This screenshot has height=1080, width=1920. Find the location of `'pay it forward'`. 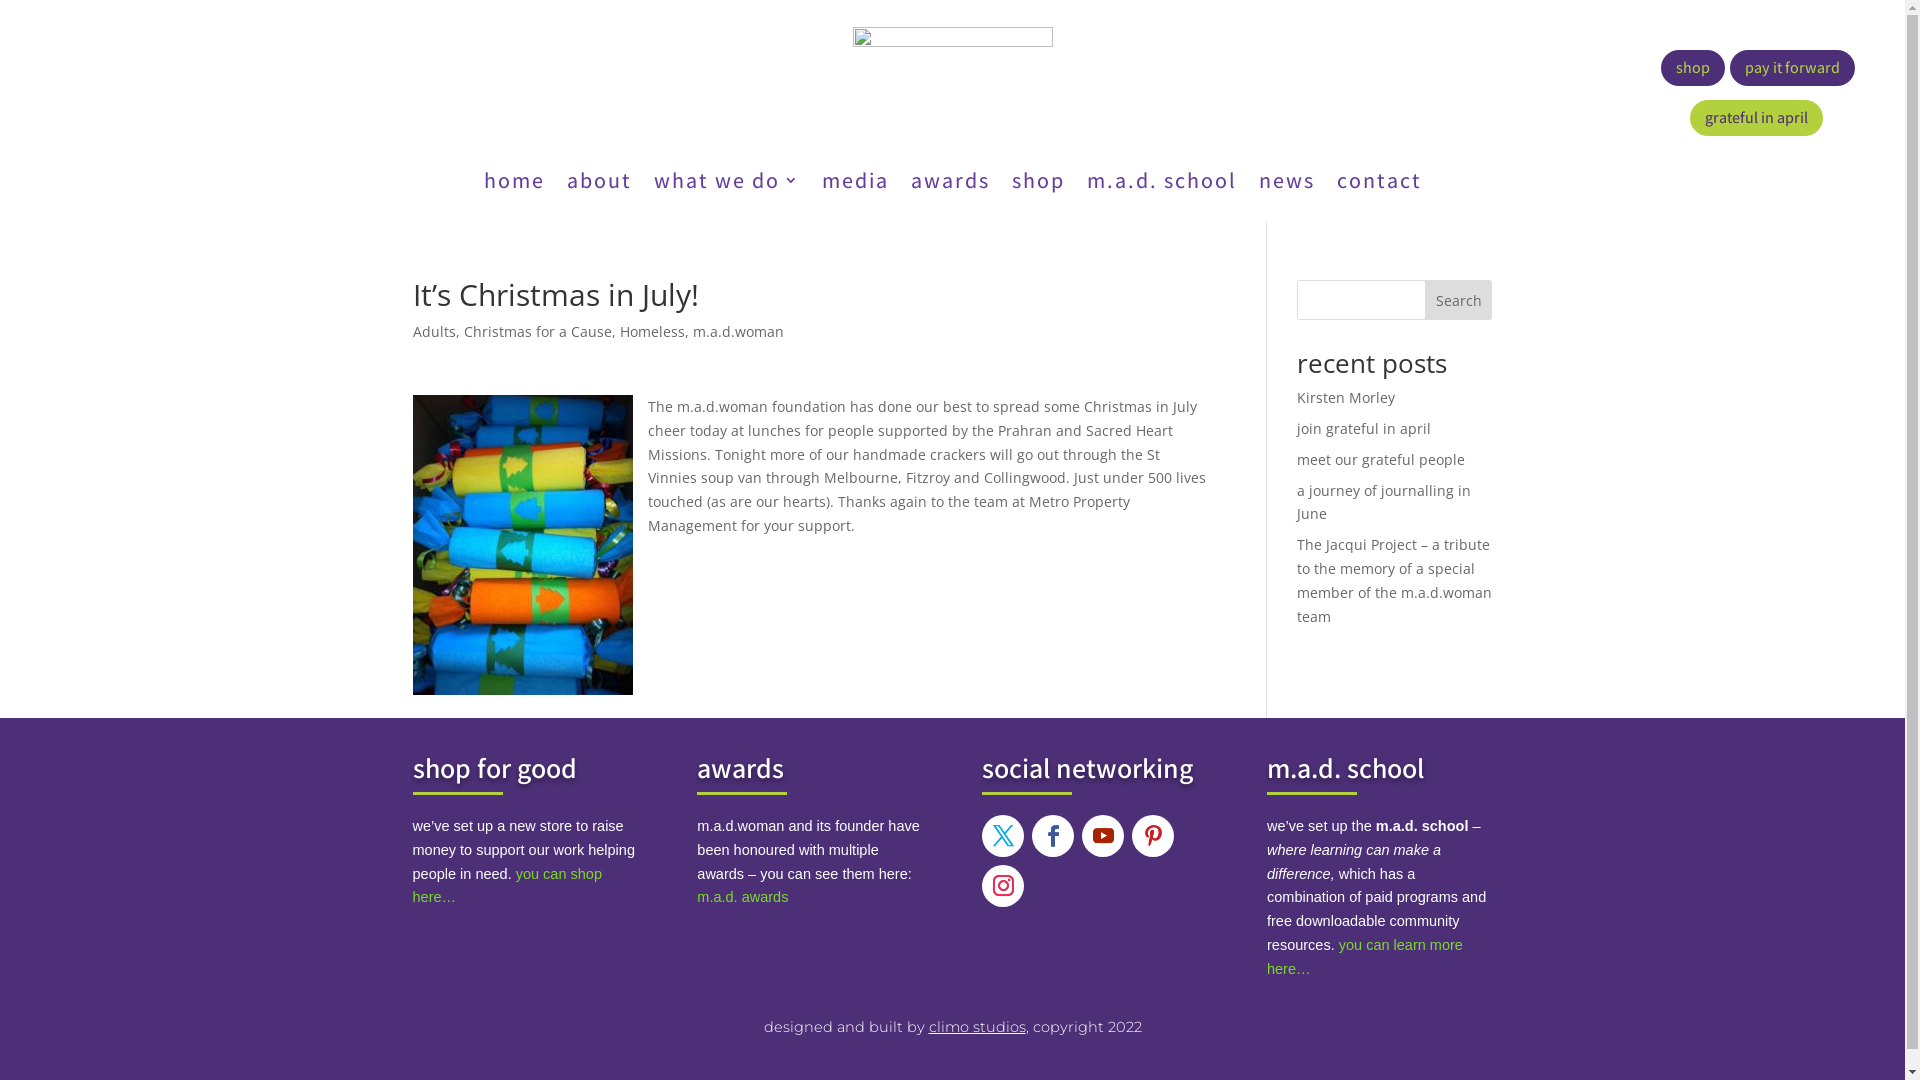

'pay it forward' is located at coordinates (1792, 67).